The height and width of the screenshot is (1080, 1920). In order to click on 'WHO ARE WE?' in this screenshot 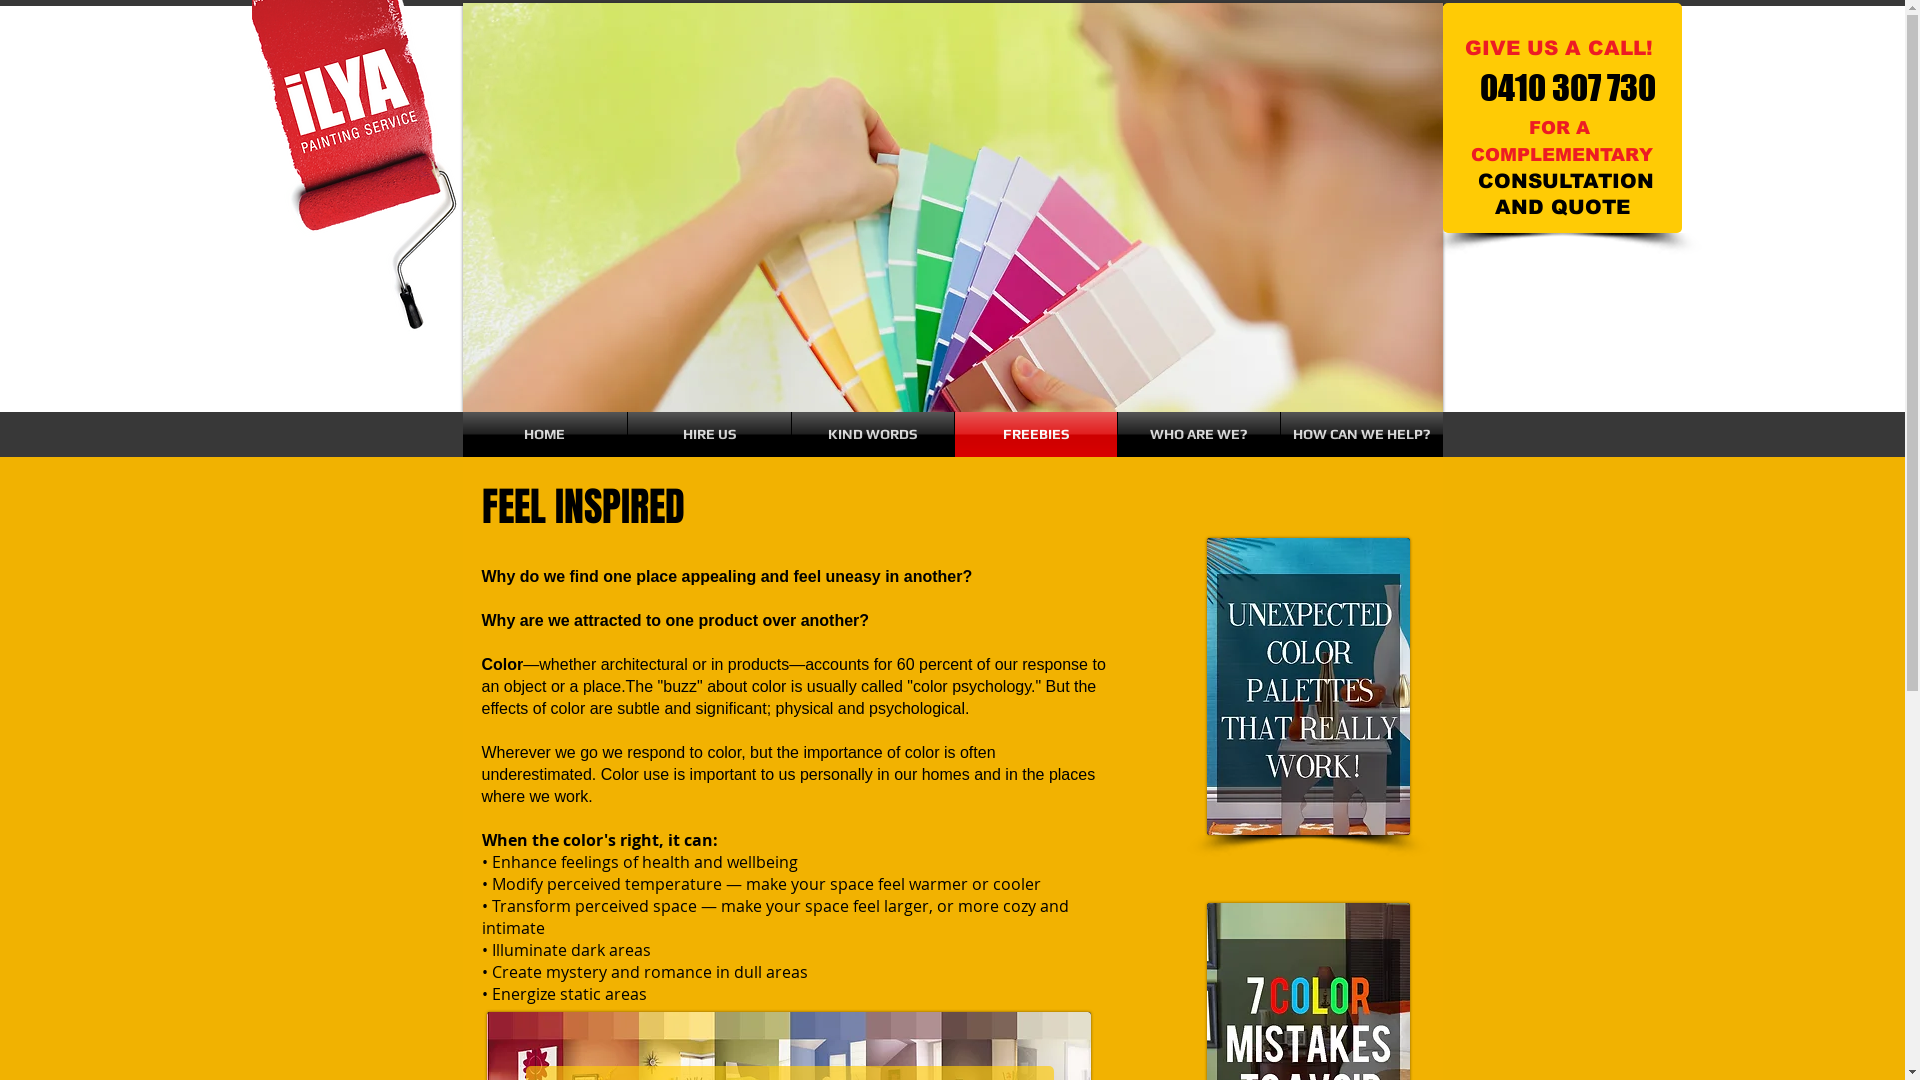, I will do `click(1117, 433)`.